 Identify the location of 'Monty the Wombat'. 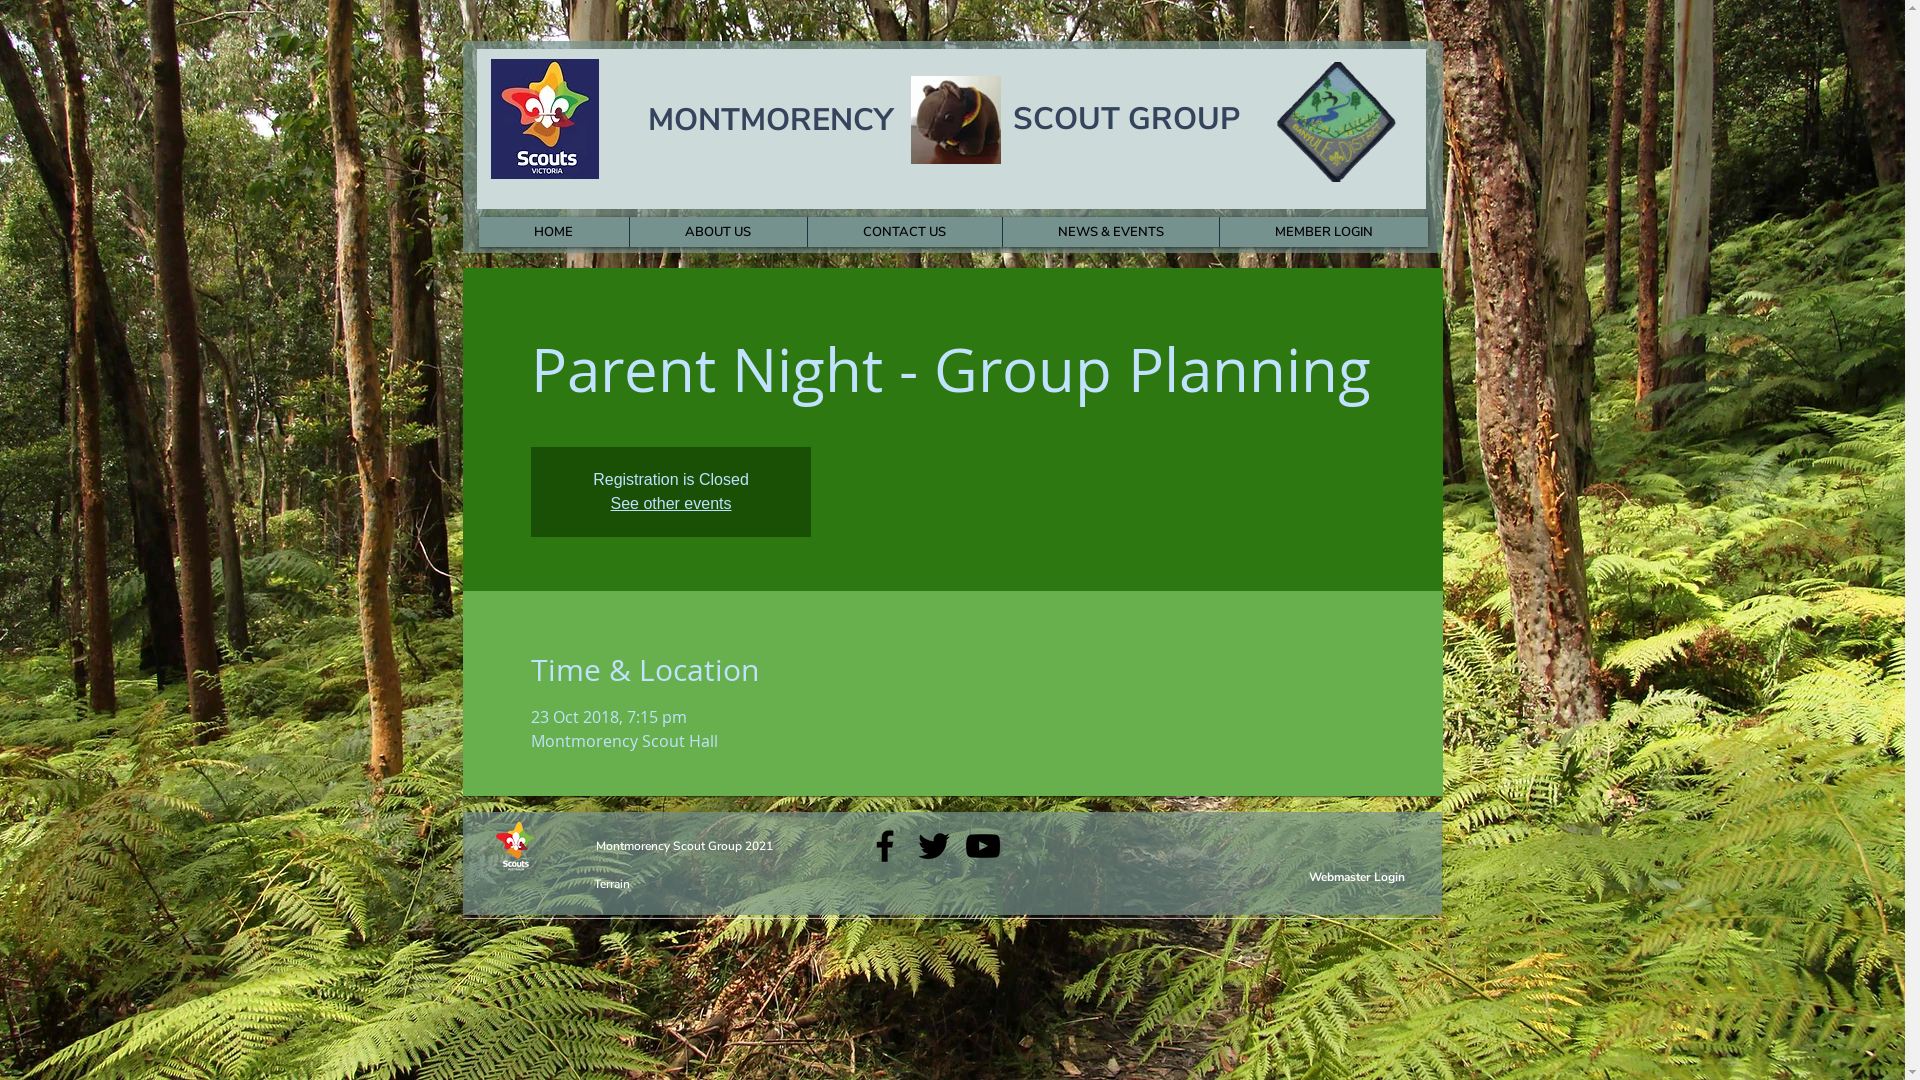
(954, 119).